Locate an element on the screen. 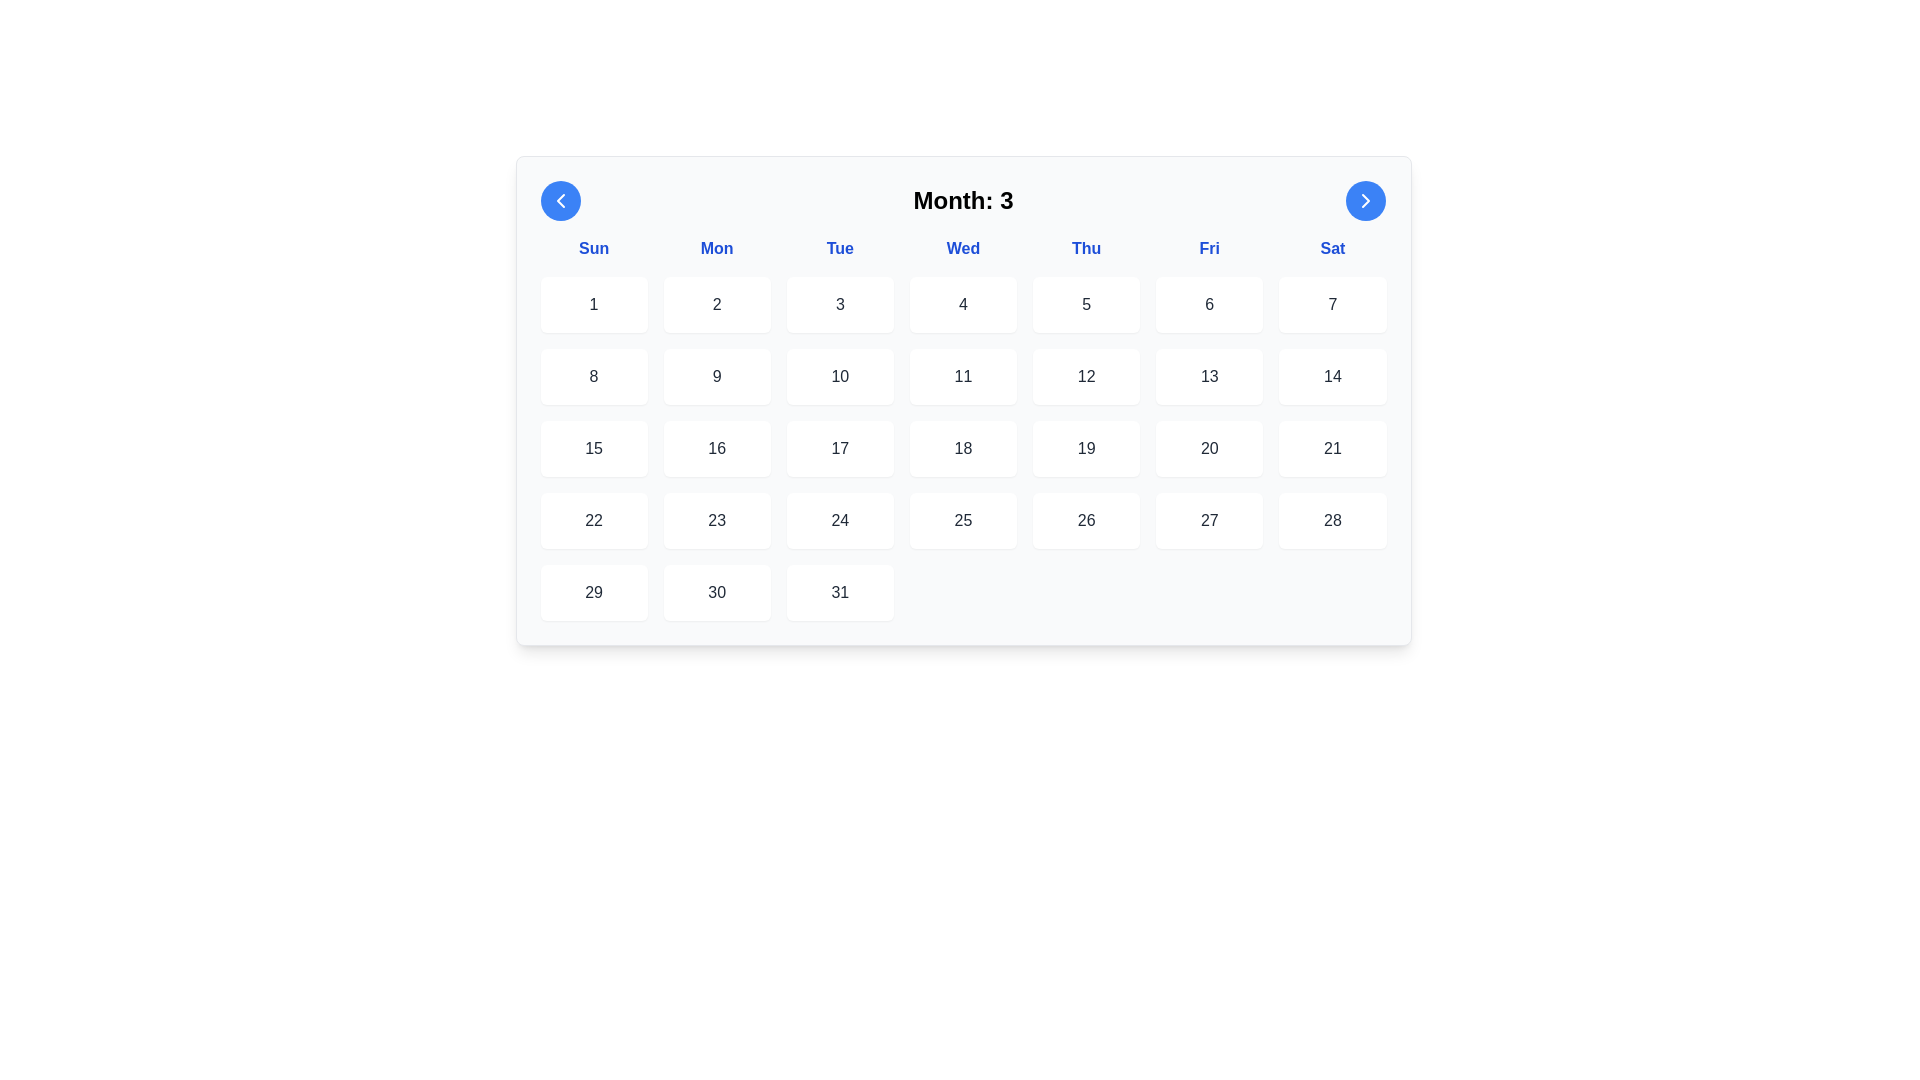 This screenshot has width=1920, height=1080. the day cell is located at coordinates (963, 447).